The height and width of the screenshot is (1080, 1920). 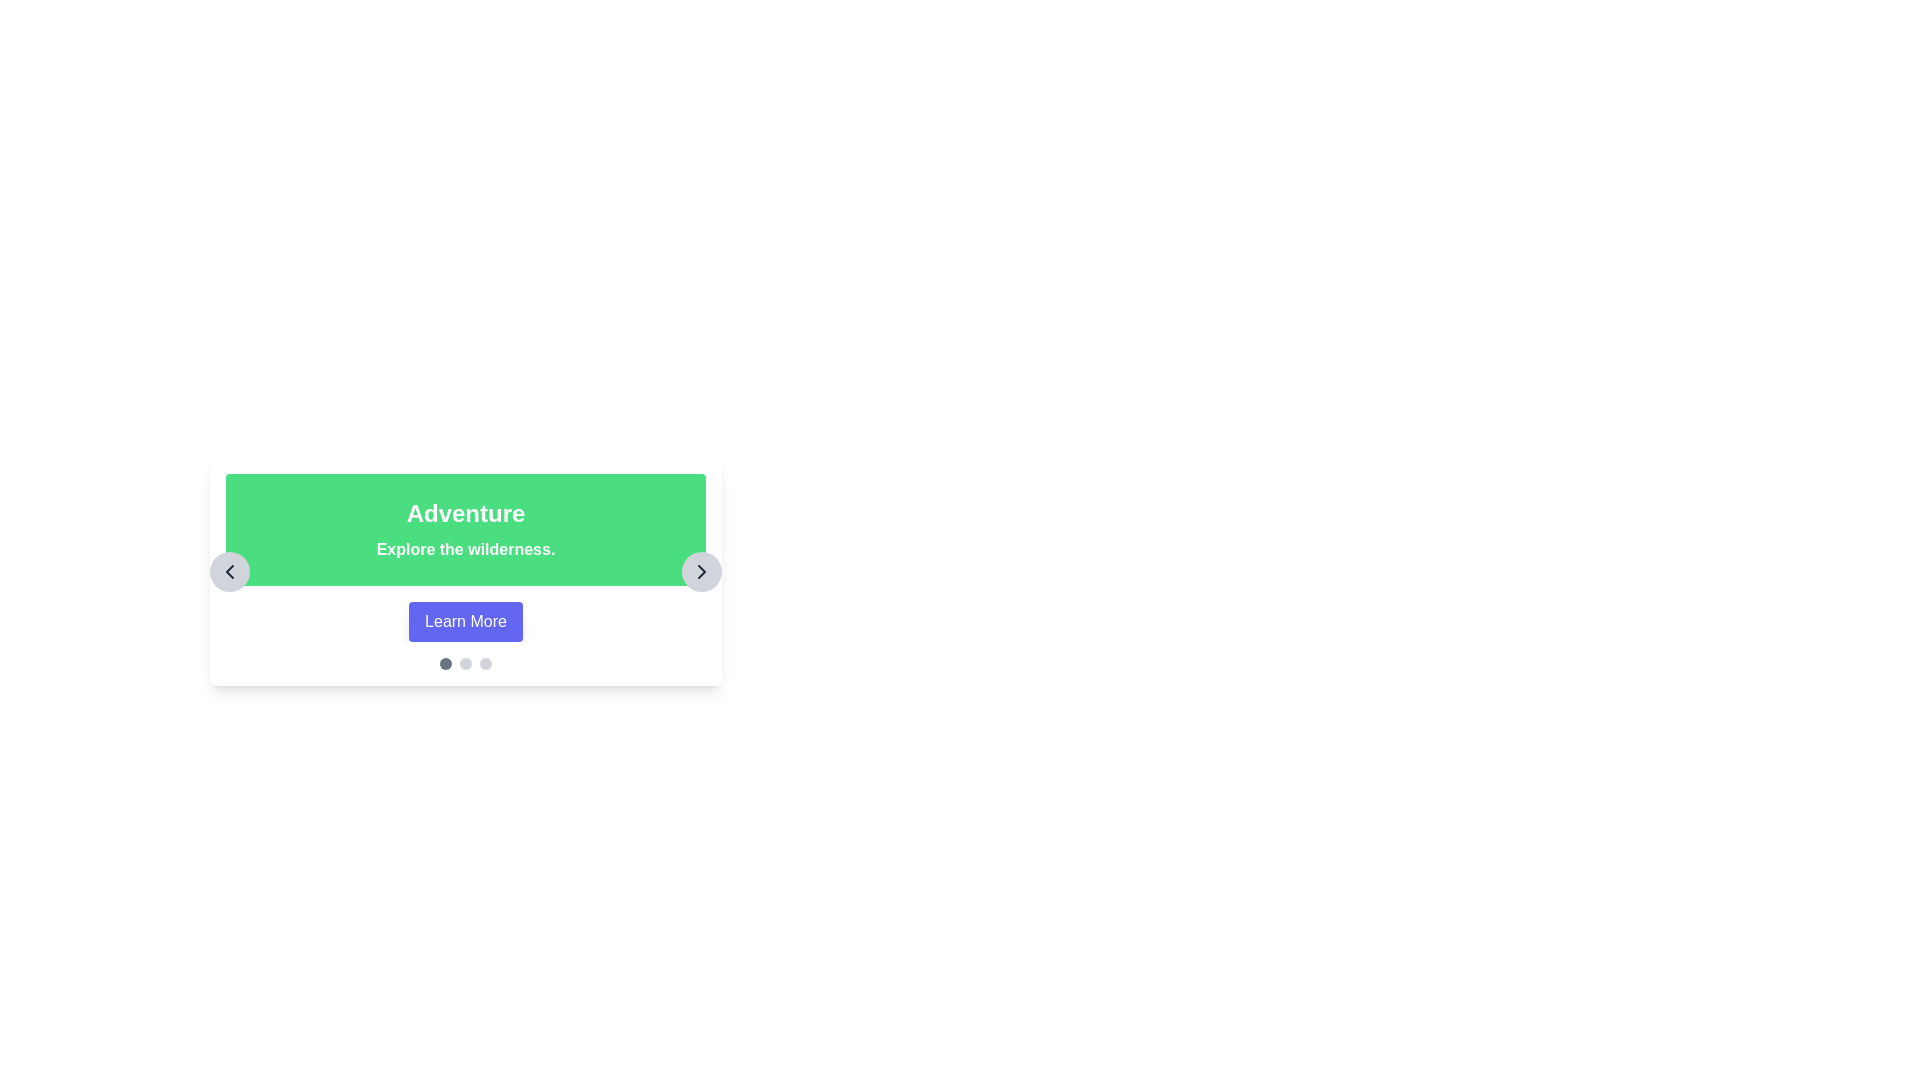 What do you see at coordinates (464, 550) in the screenshot?
I see `the second line of text that states 'Explore the wilderness.' which is presented in white font over a green background` at bounding box center [464, 550].